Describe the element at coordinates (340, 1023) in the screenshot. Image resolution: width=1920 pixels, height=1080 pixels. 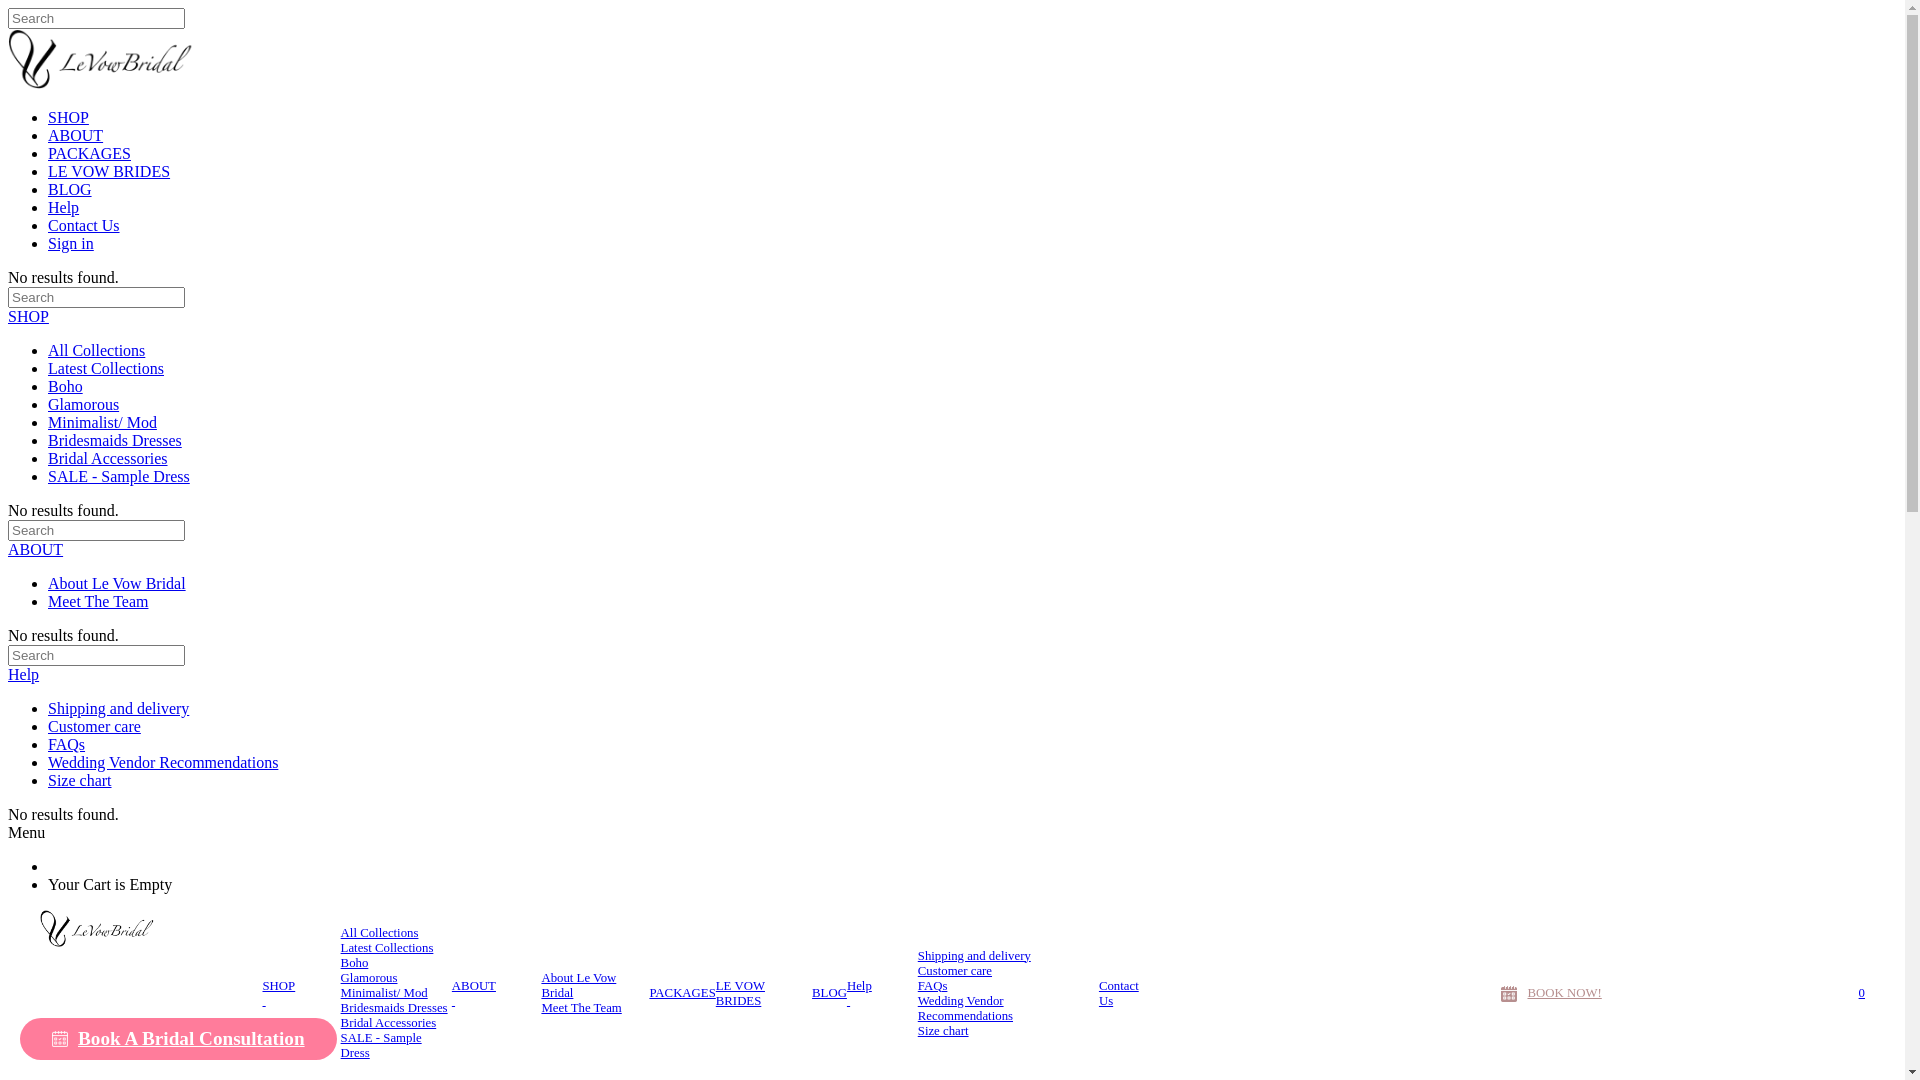
I see `'Bridal Accessories'` at that location.